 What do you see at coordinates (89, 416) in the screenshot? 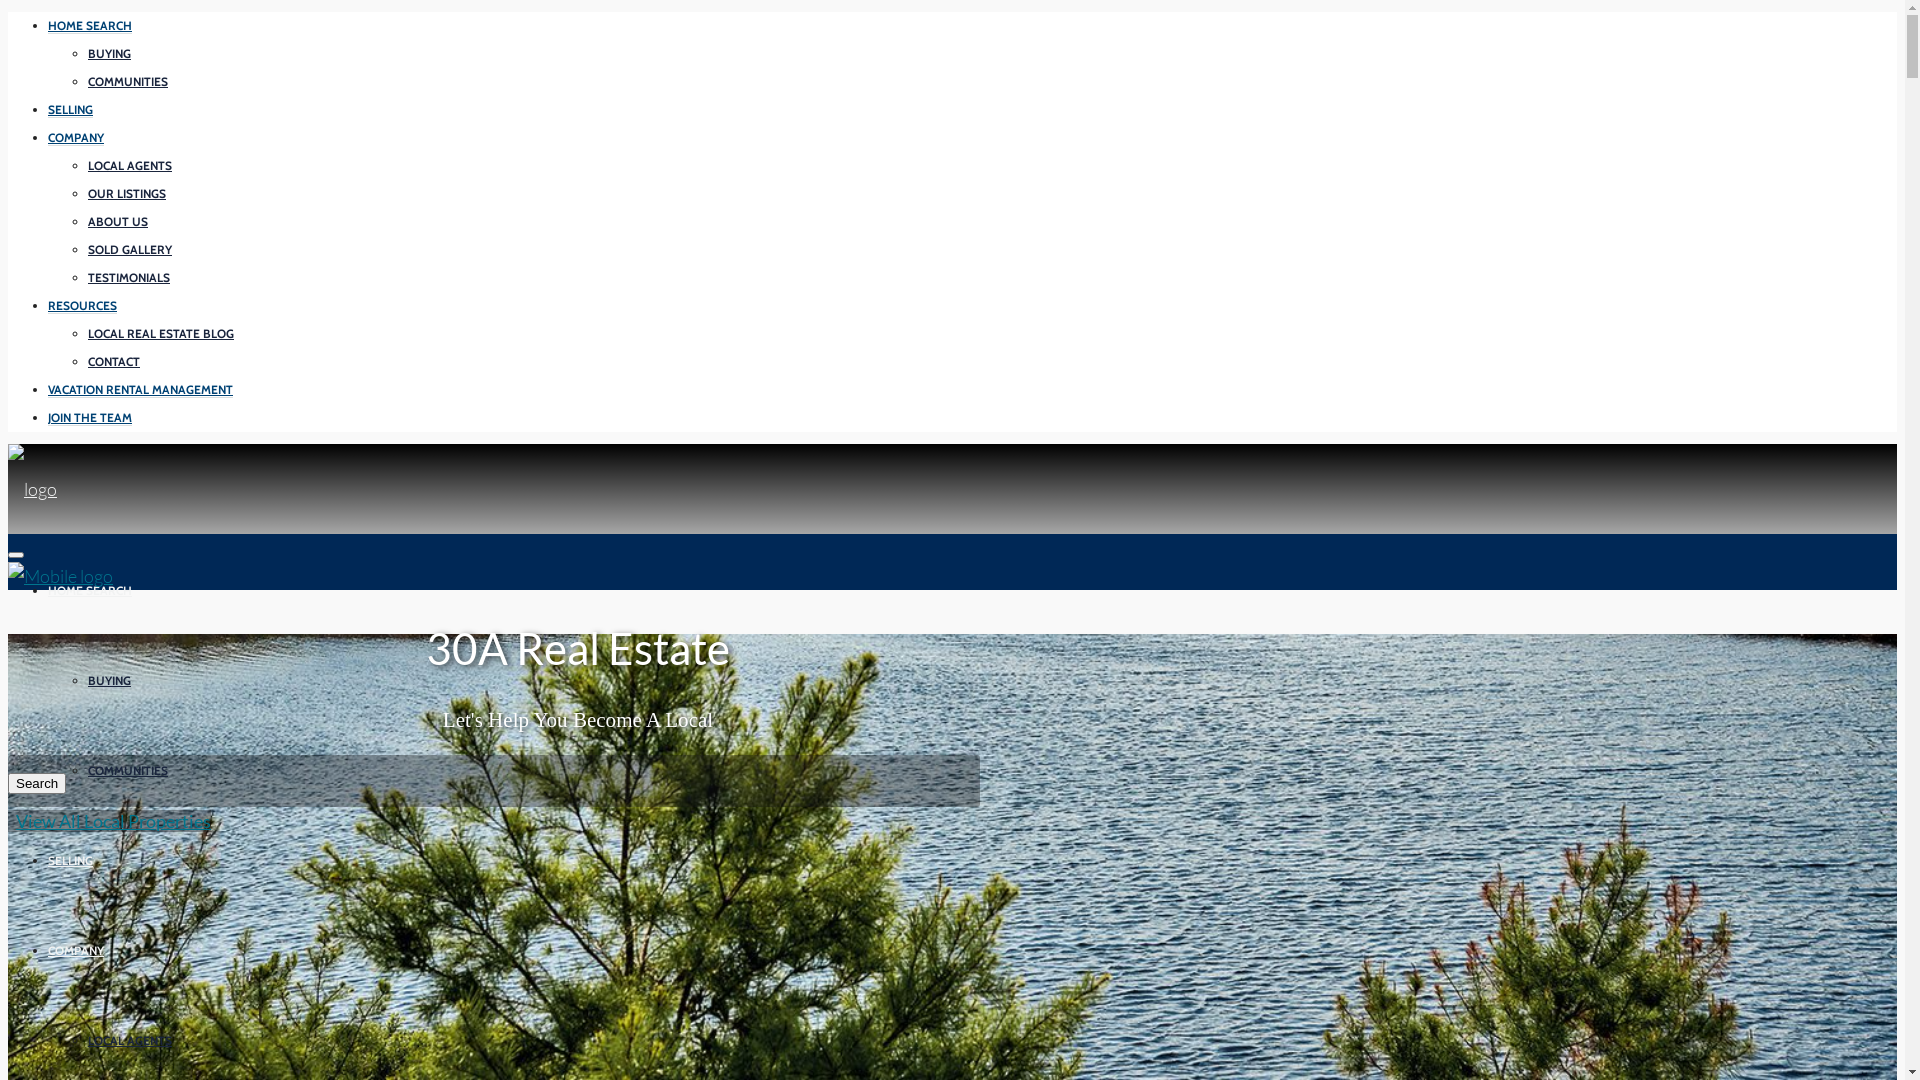
I see `'JOIN THE TEAM'` at bounding box center [89, 416].